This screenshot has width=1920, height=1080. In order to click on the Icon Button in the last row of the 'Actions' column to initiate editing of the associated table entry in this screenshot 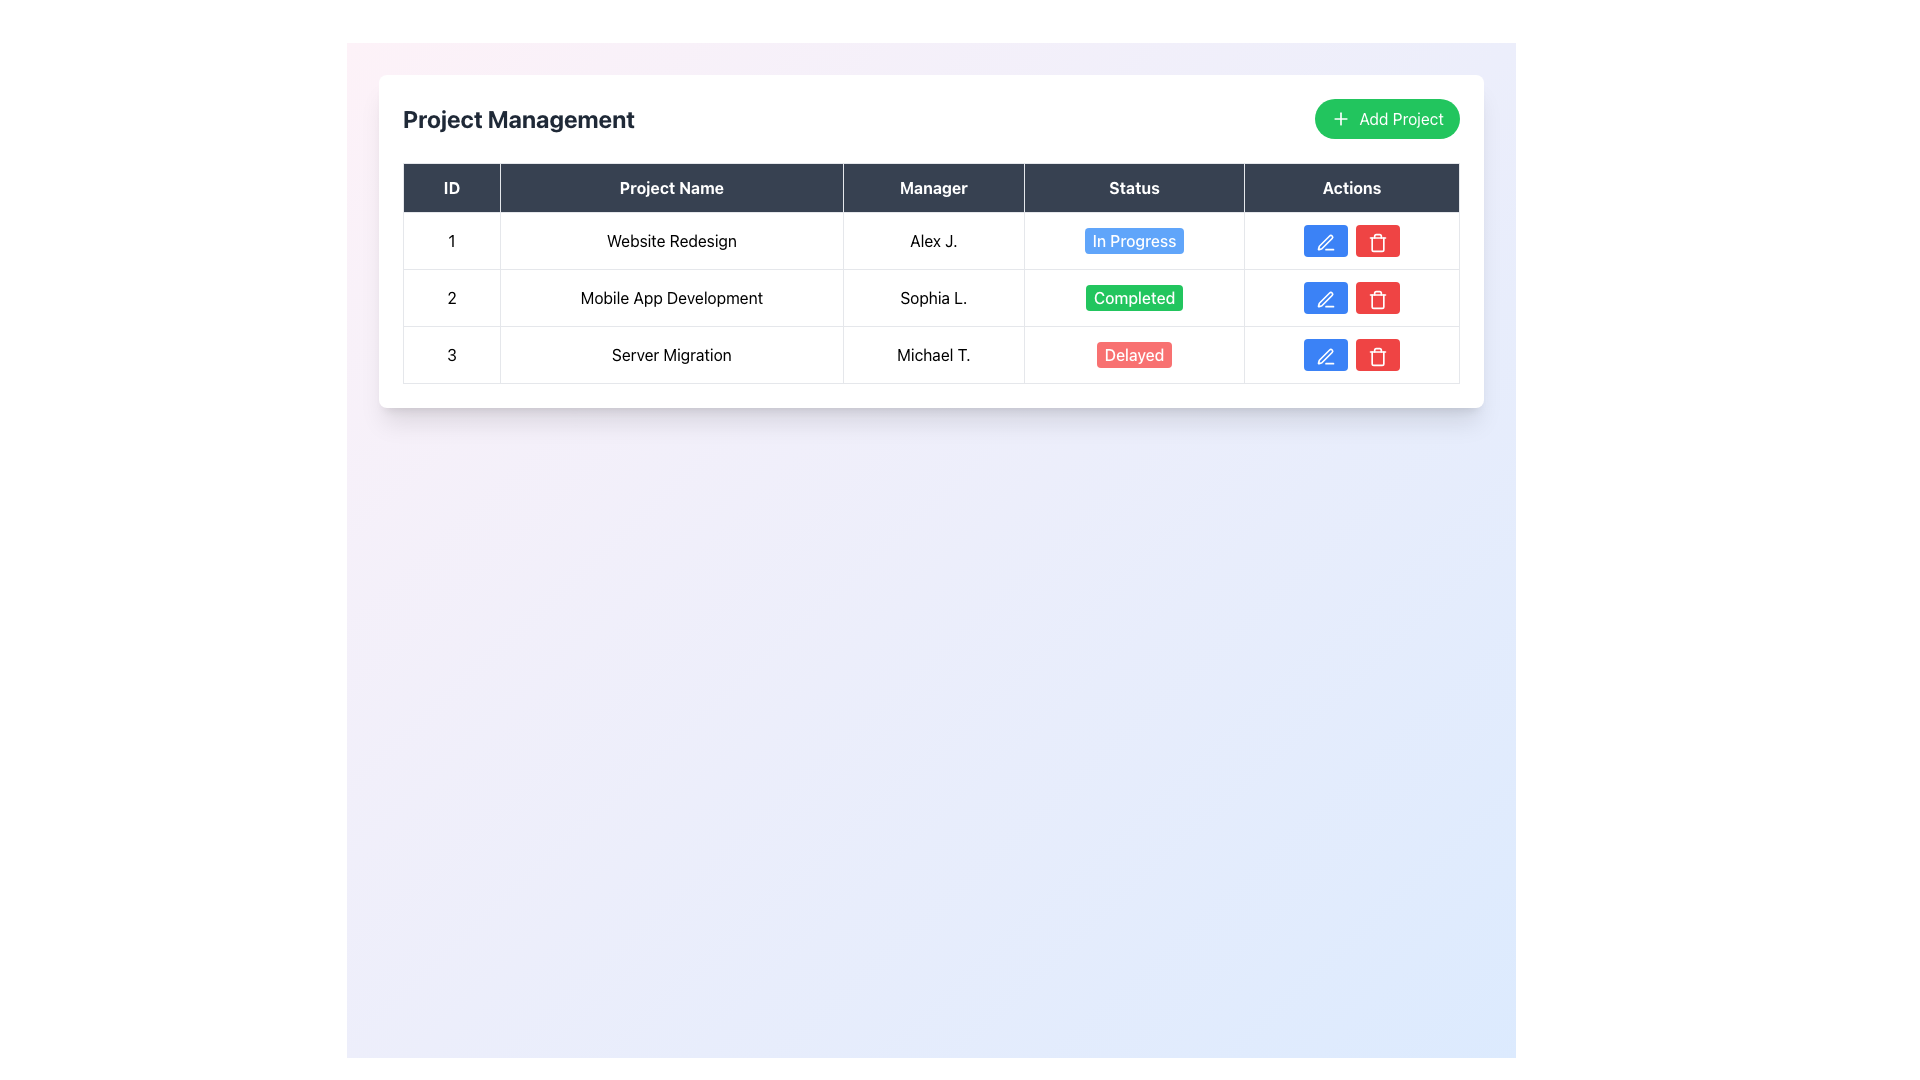, I will do `click(1326, 355)`.